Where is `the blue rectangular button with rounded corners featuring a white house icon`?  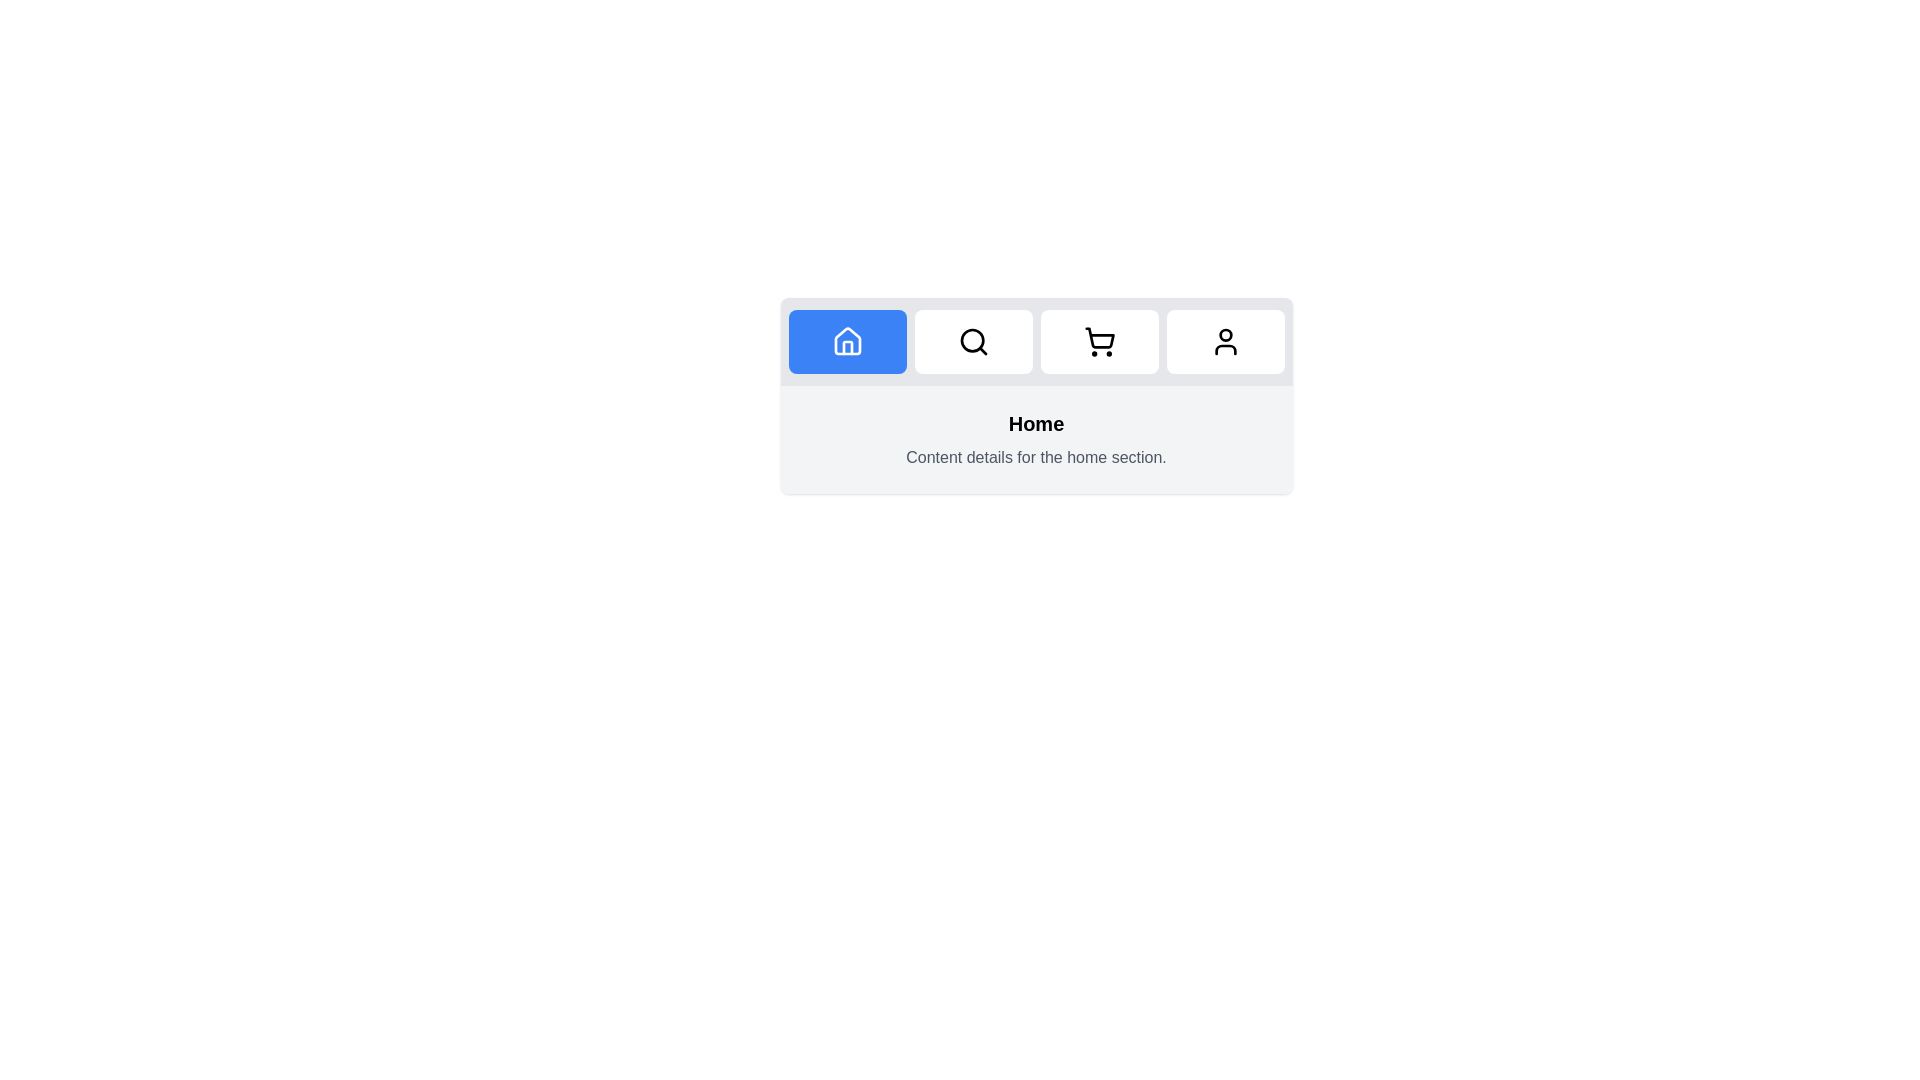
the blue rectangular button with rounded corners featuring a white house icon is located at coordinates (847, 341).